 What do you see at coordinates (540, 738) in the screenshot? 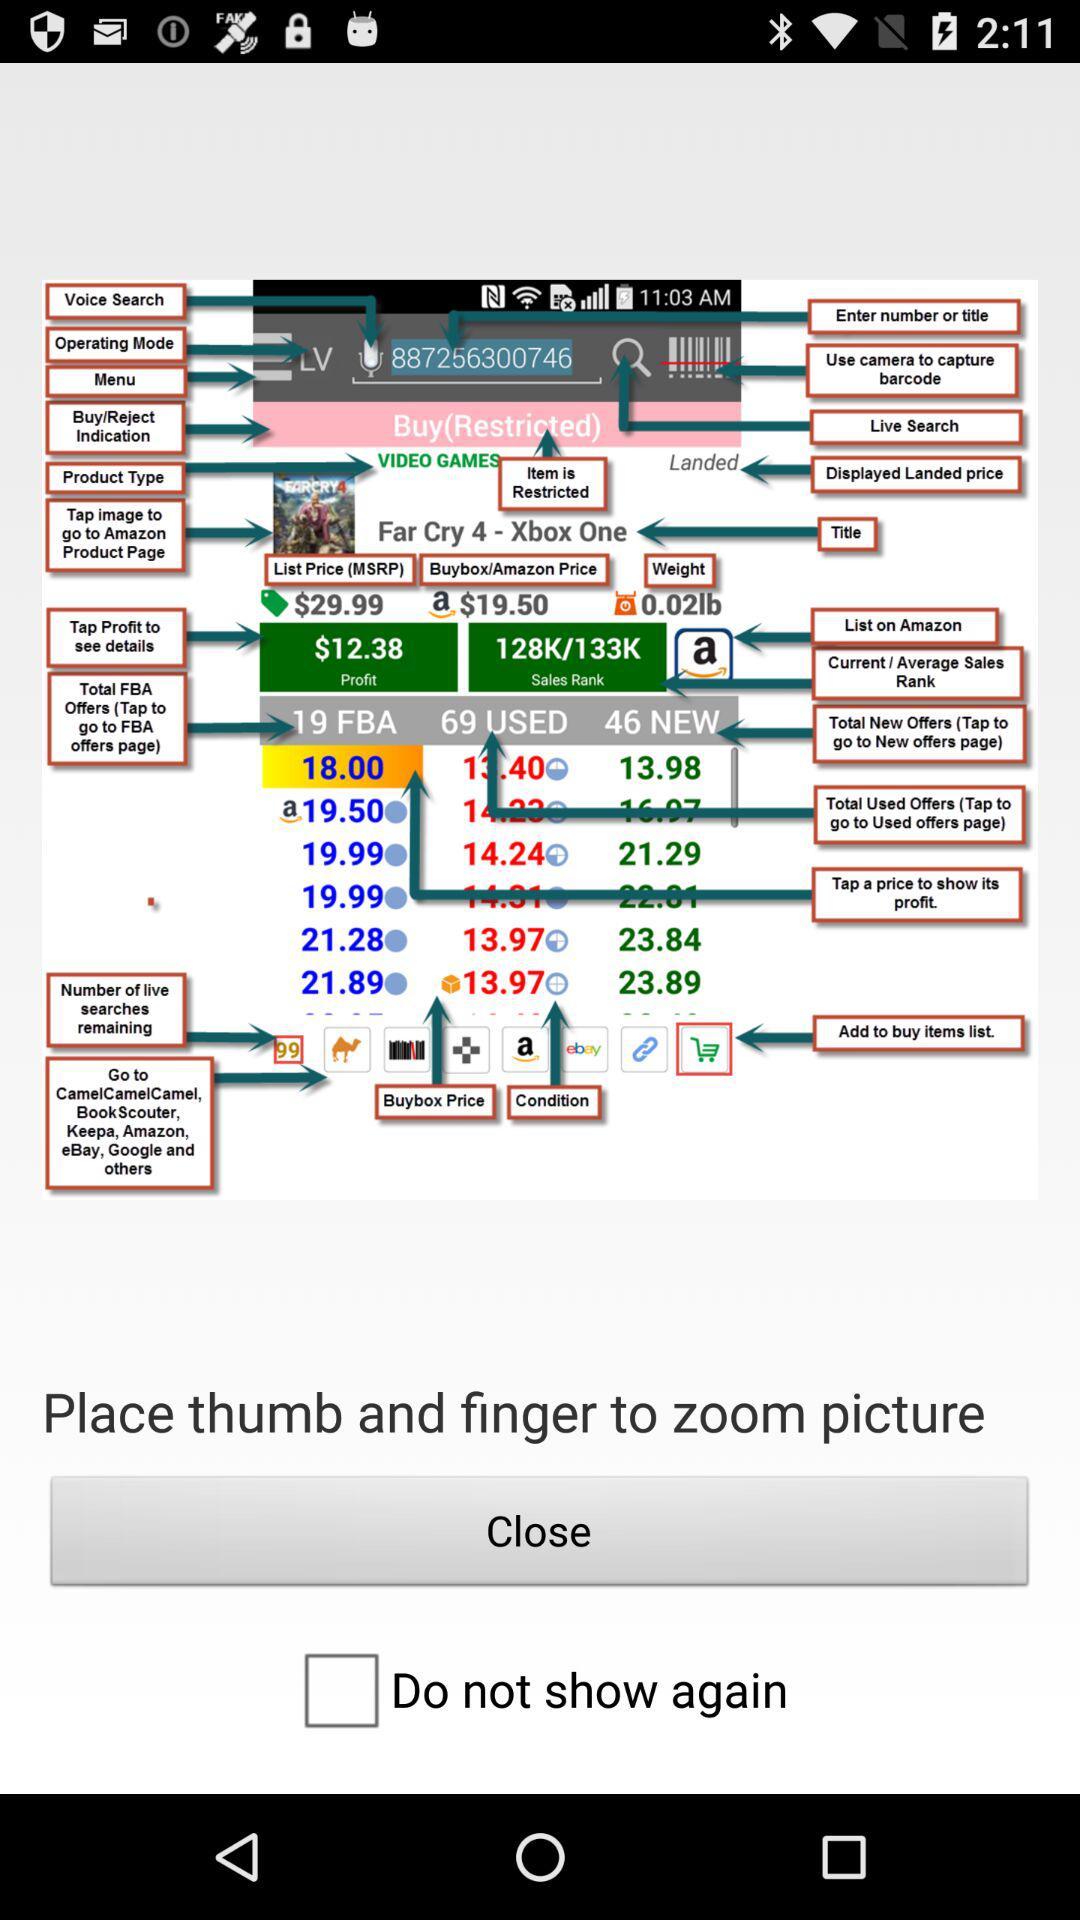
I see `item above place thumb and` at bounding box center [540, 738].